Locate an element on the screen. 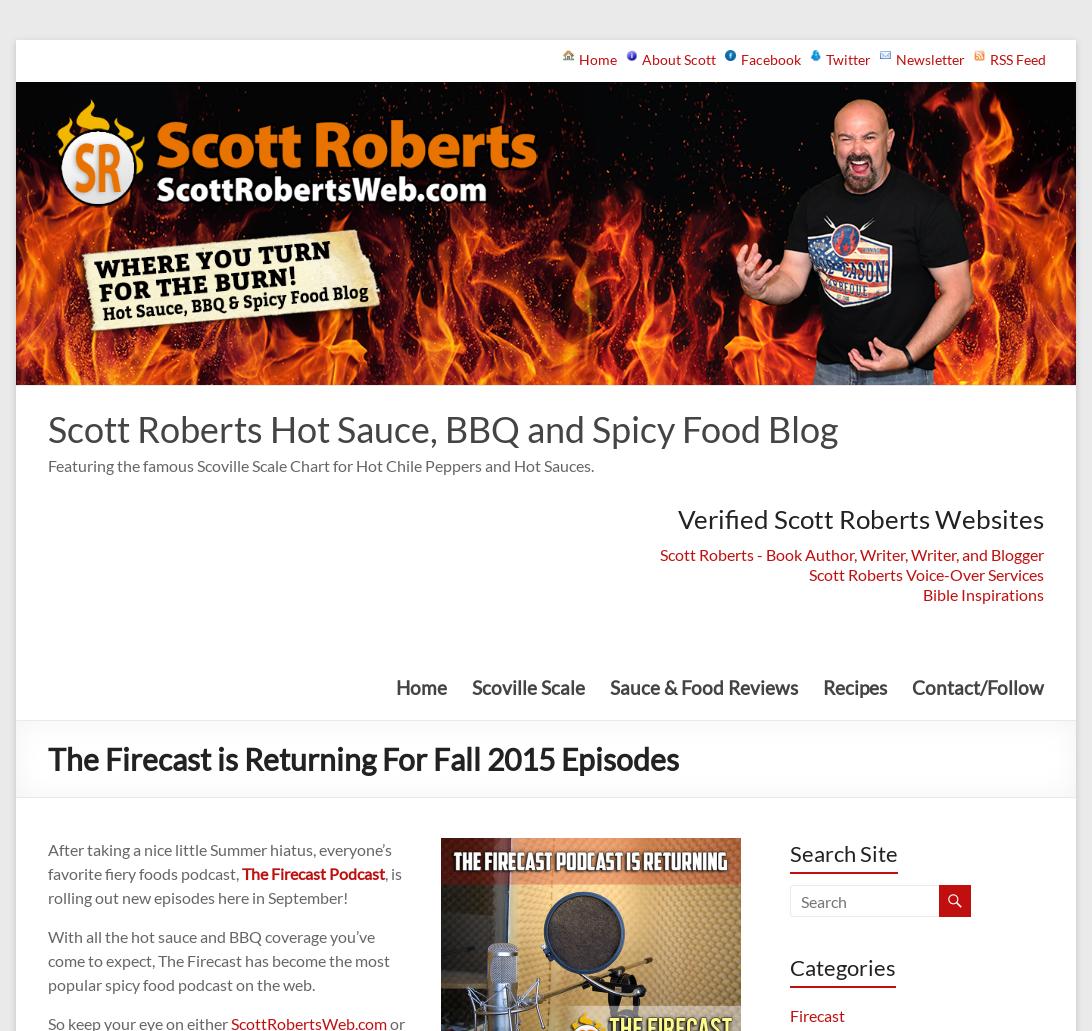 The height and width of the screenshot is (1031, 1092). 'Scott Roberts - Book Author, Writer, Writer, and Blogger' is located at coordinates (850, 552).